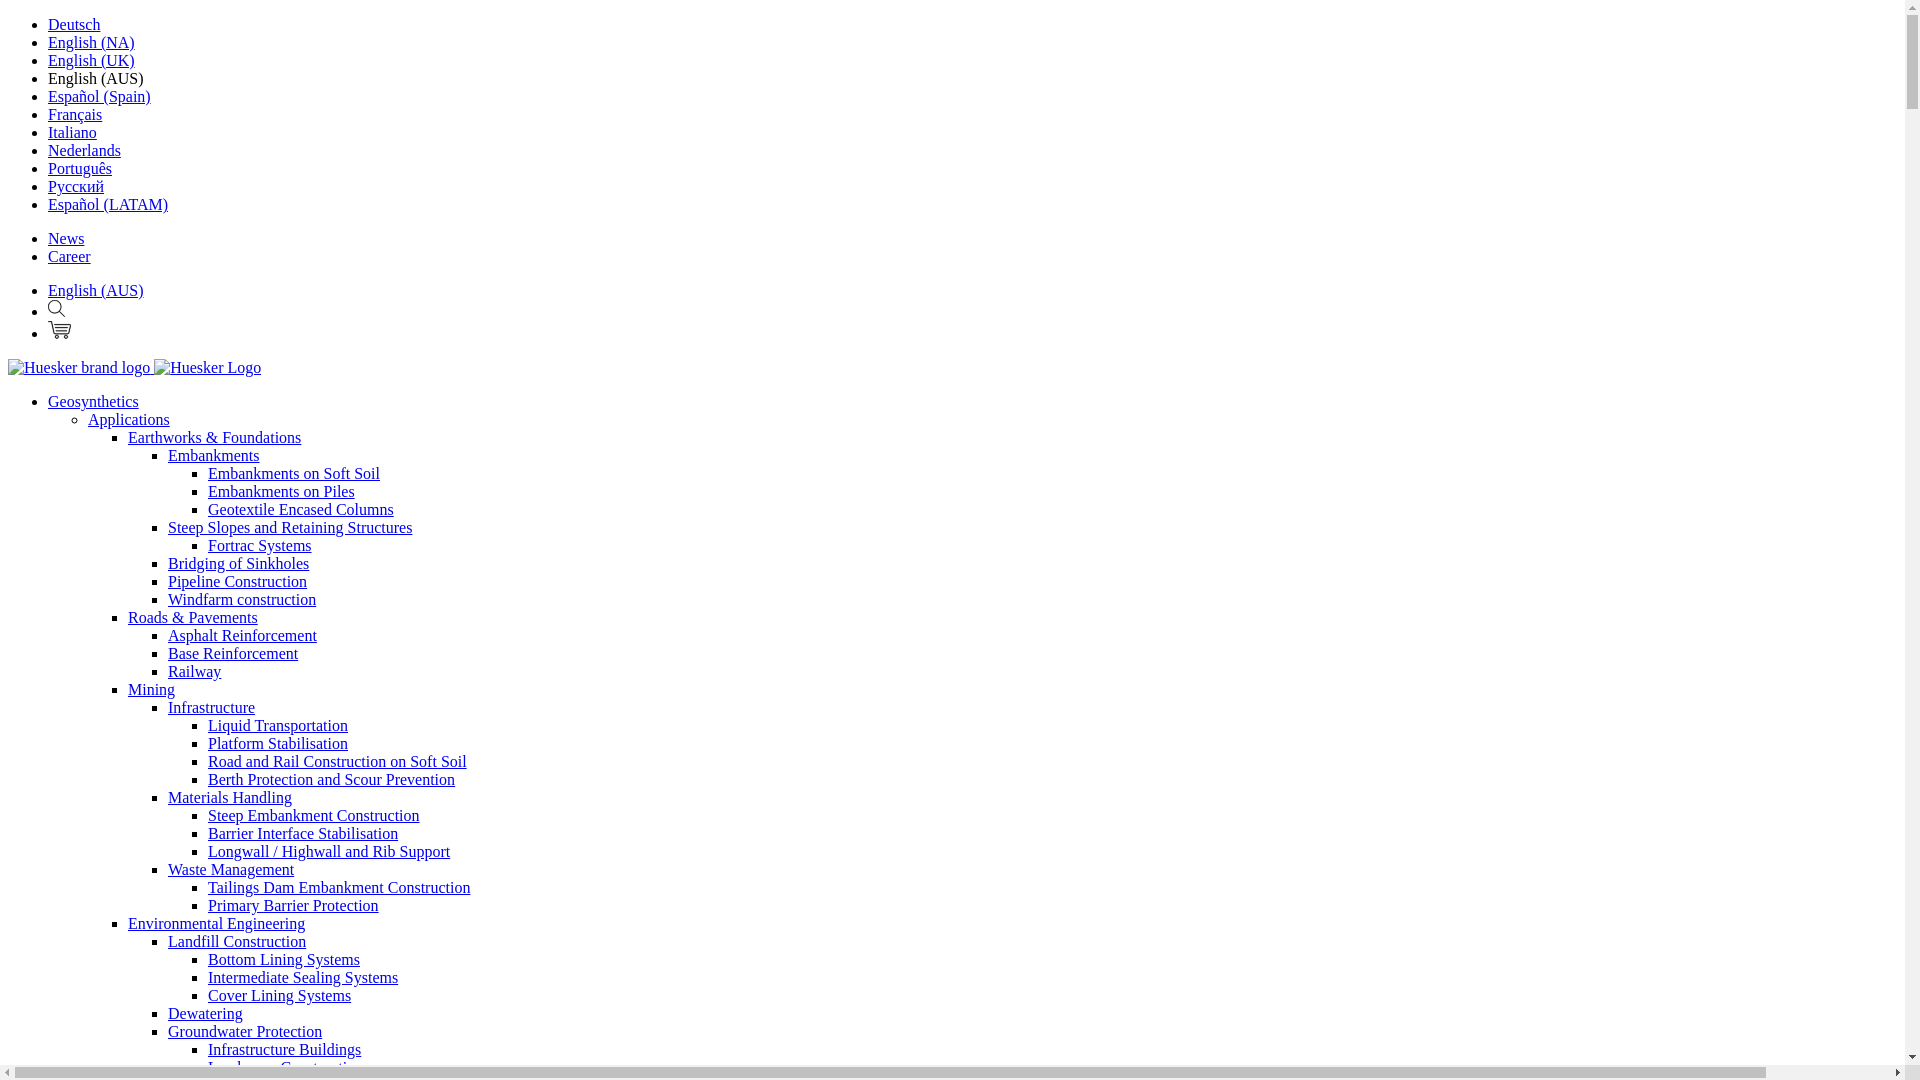  What do you see at coordinates (211, 706) in the screenshot?
I see `'Infrastructure'` at bounding box center [211, 706].